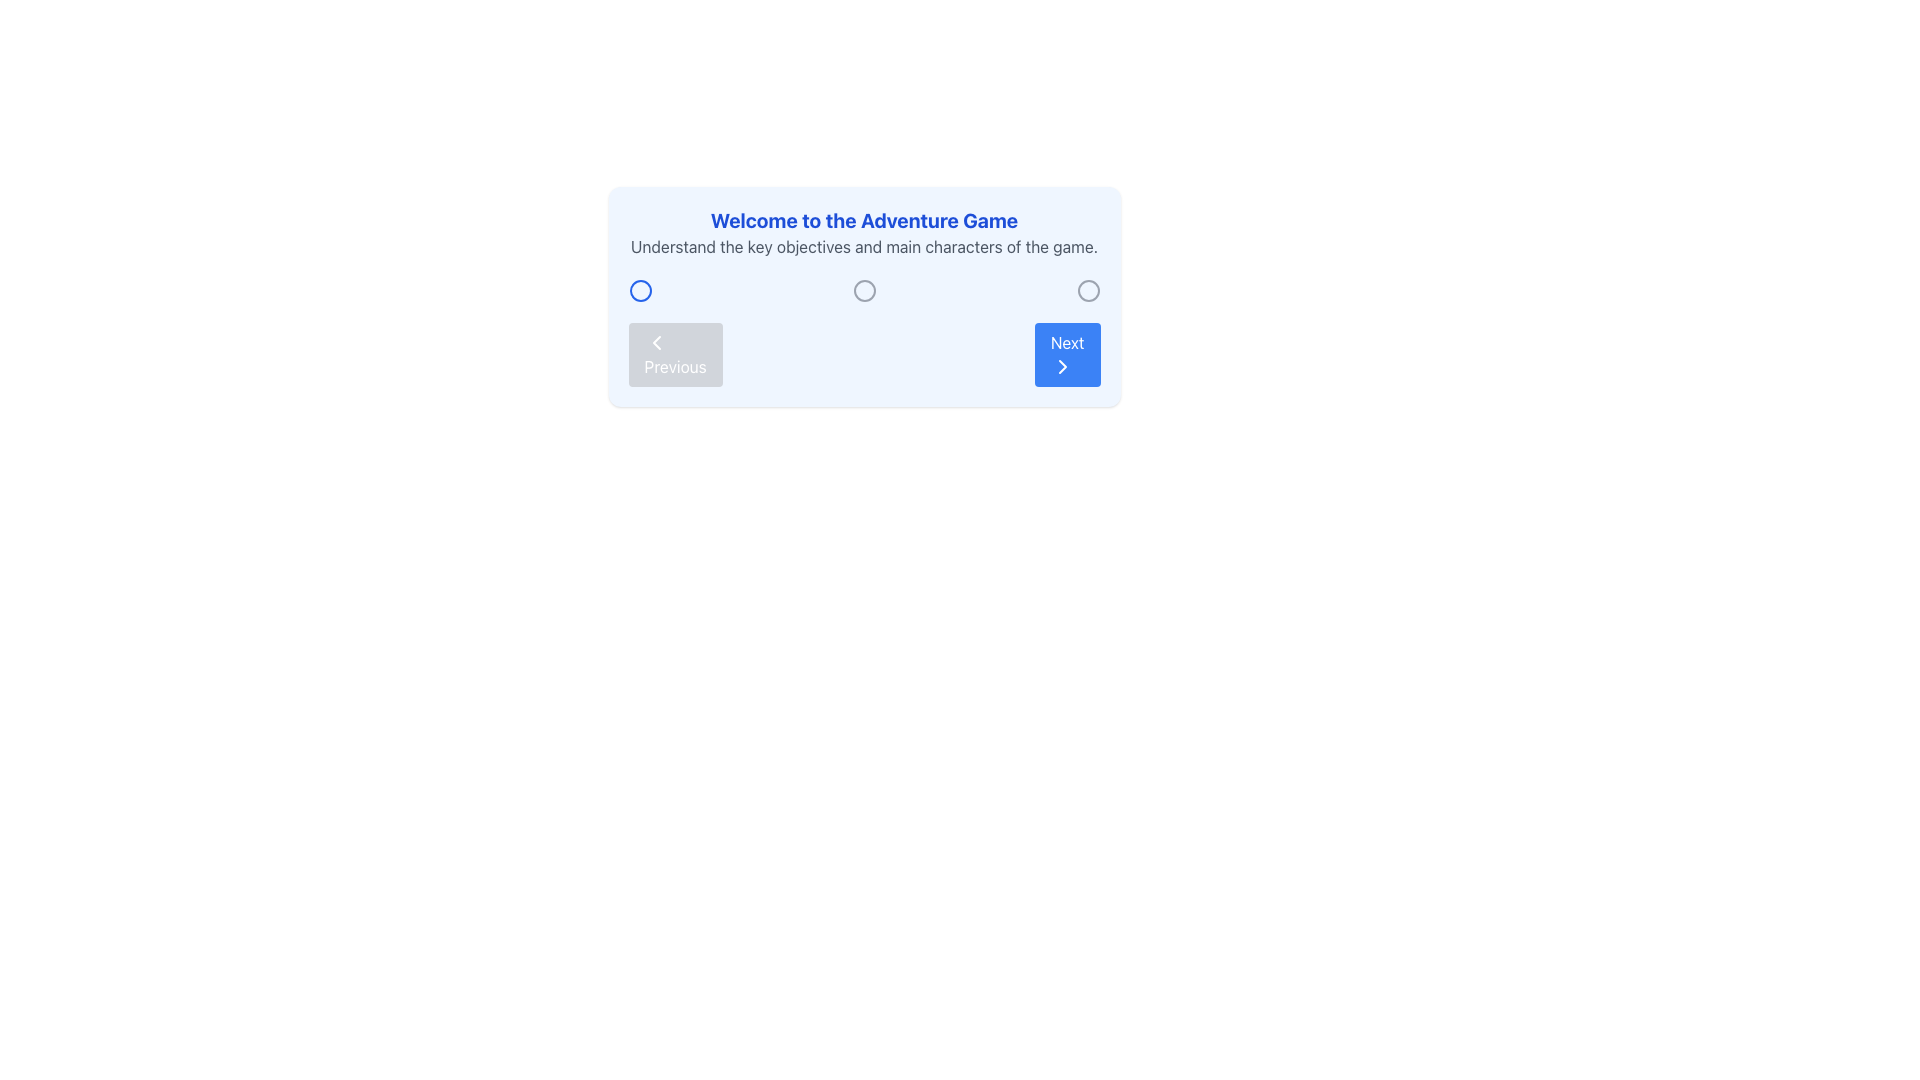 The width and height of the screenshot is (1920, 1080). Describe the element at coordinates (640, 290) in the screenshot. I see `the leftmost blue-bordered circle in the horizontal row of three circles` at that location.